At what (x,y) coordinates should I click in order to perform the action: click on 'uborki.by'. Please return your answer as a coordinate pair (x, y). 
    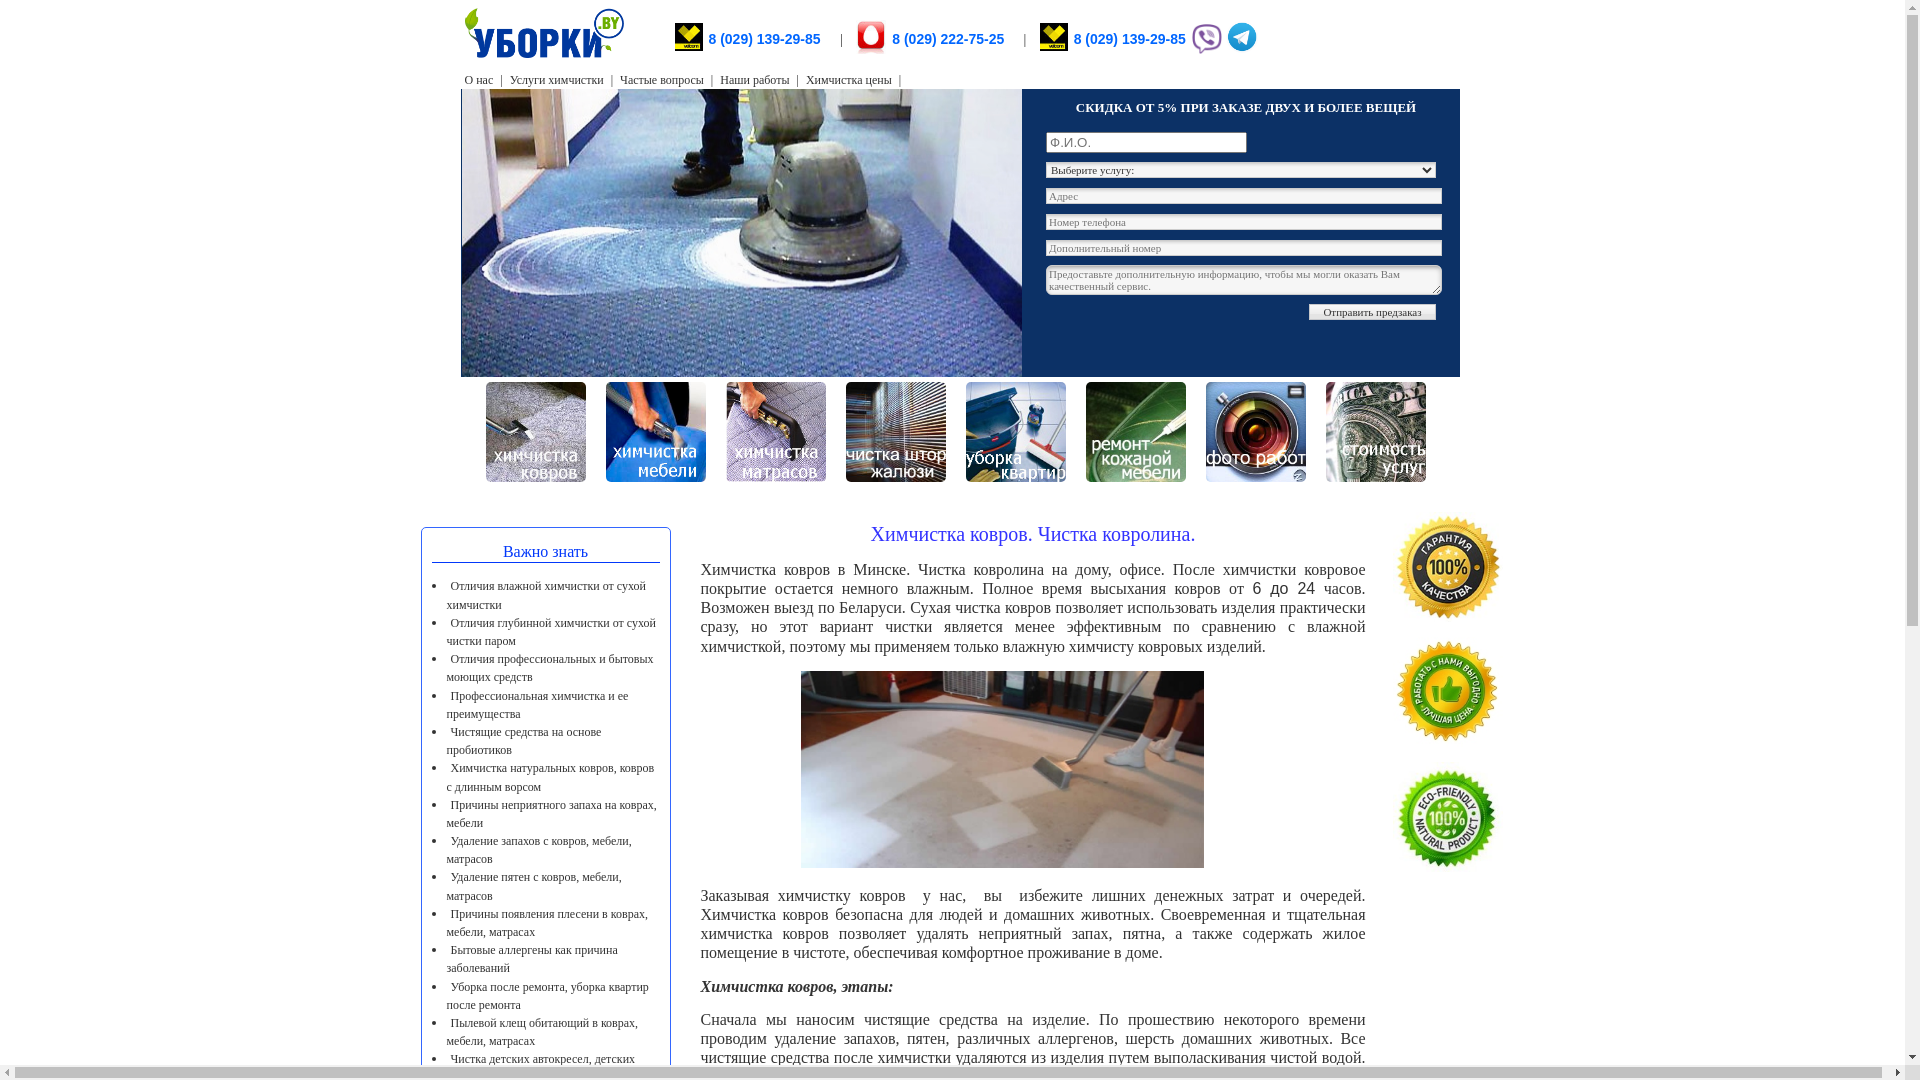
    Looking at the image, I should click on (741, 231).